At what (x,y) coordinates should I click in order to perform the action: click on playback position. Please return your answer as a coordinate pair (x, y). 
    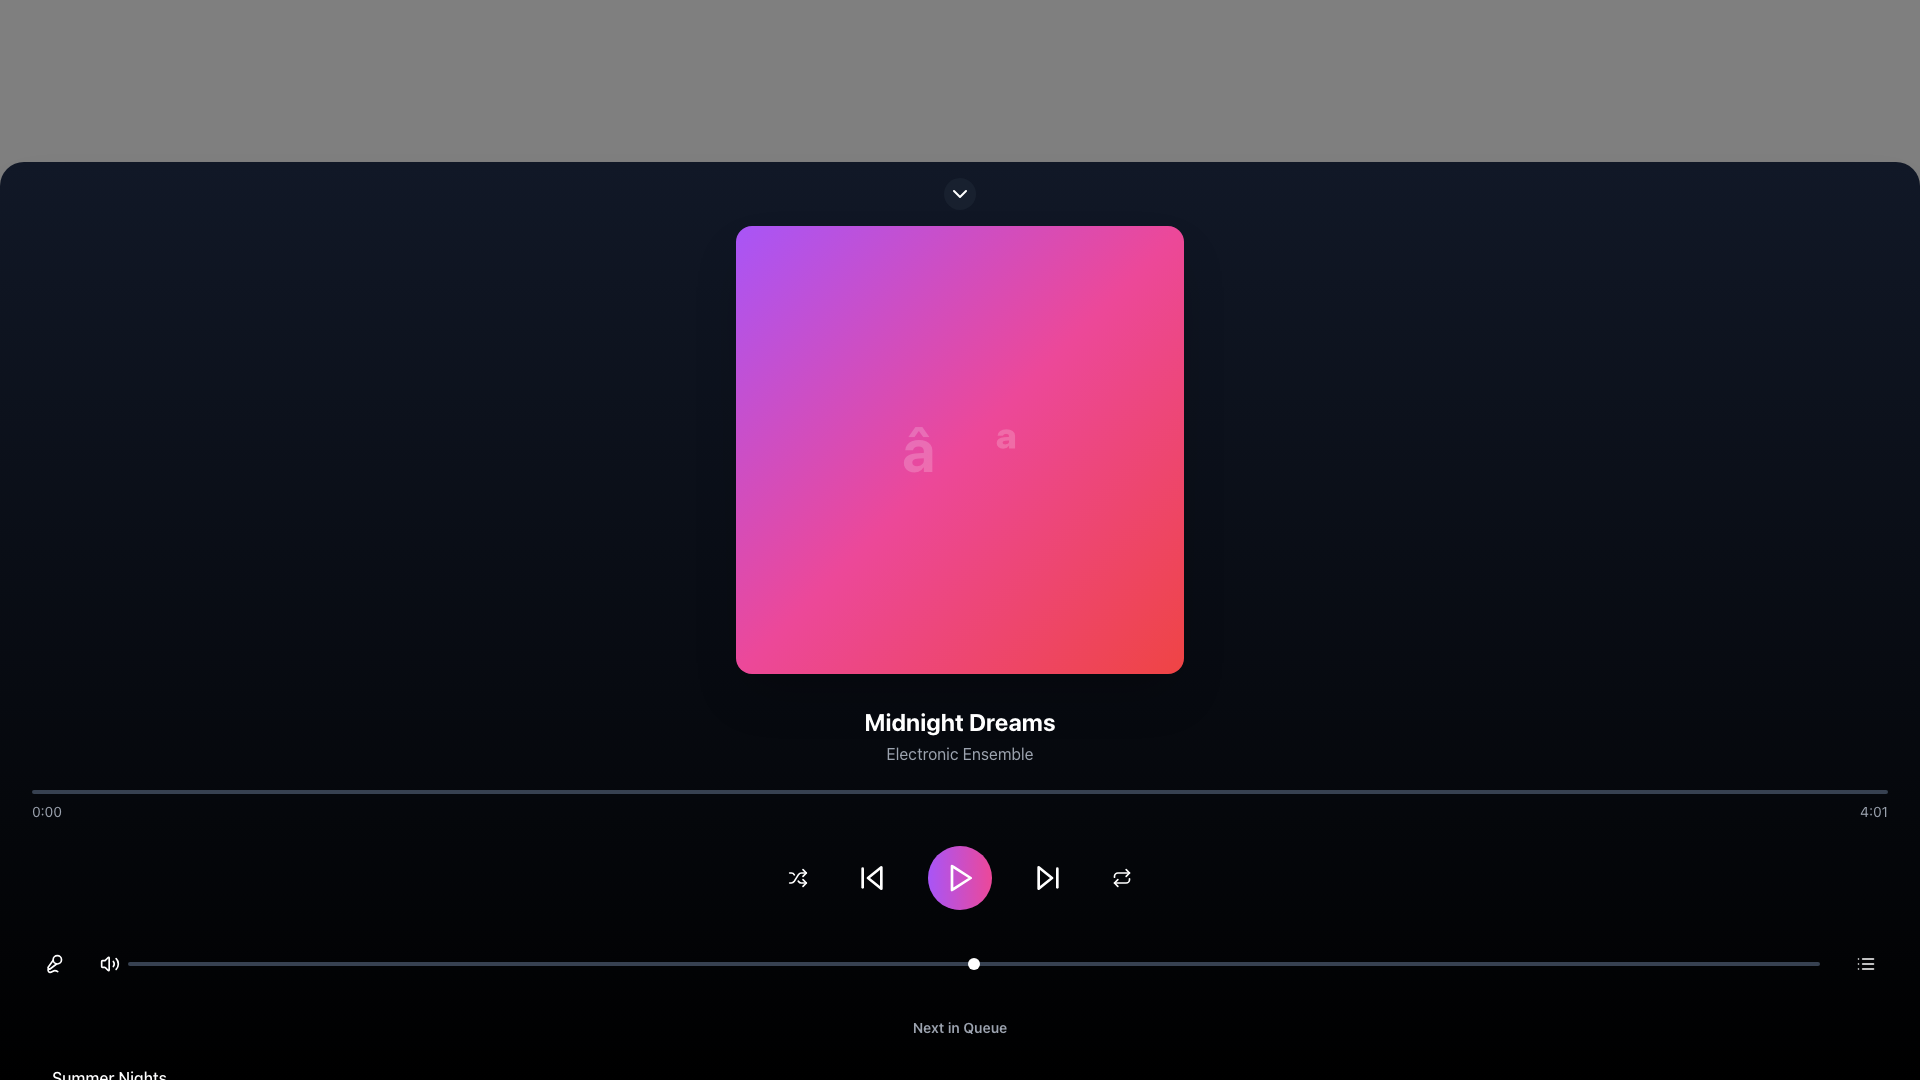
    Looking at the image, I should click on (1868, 790).